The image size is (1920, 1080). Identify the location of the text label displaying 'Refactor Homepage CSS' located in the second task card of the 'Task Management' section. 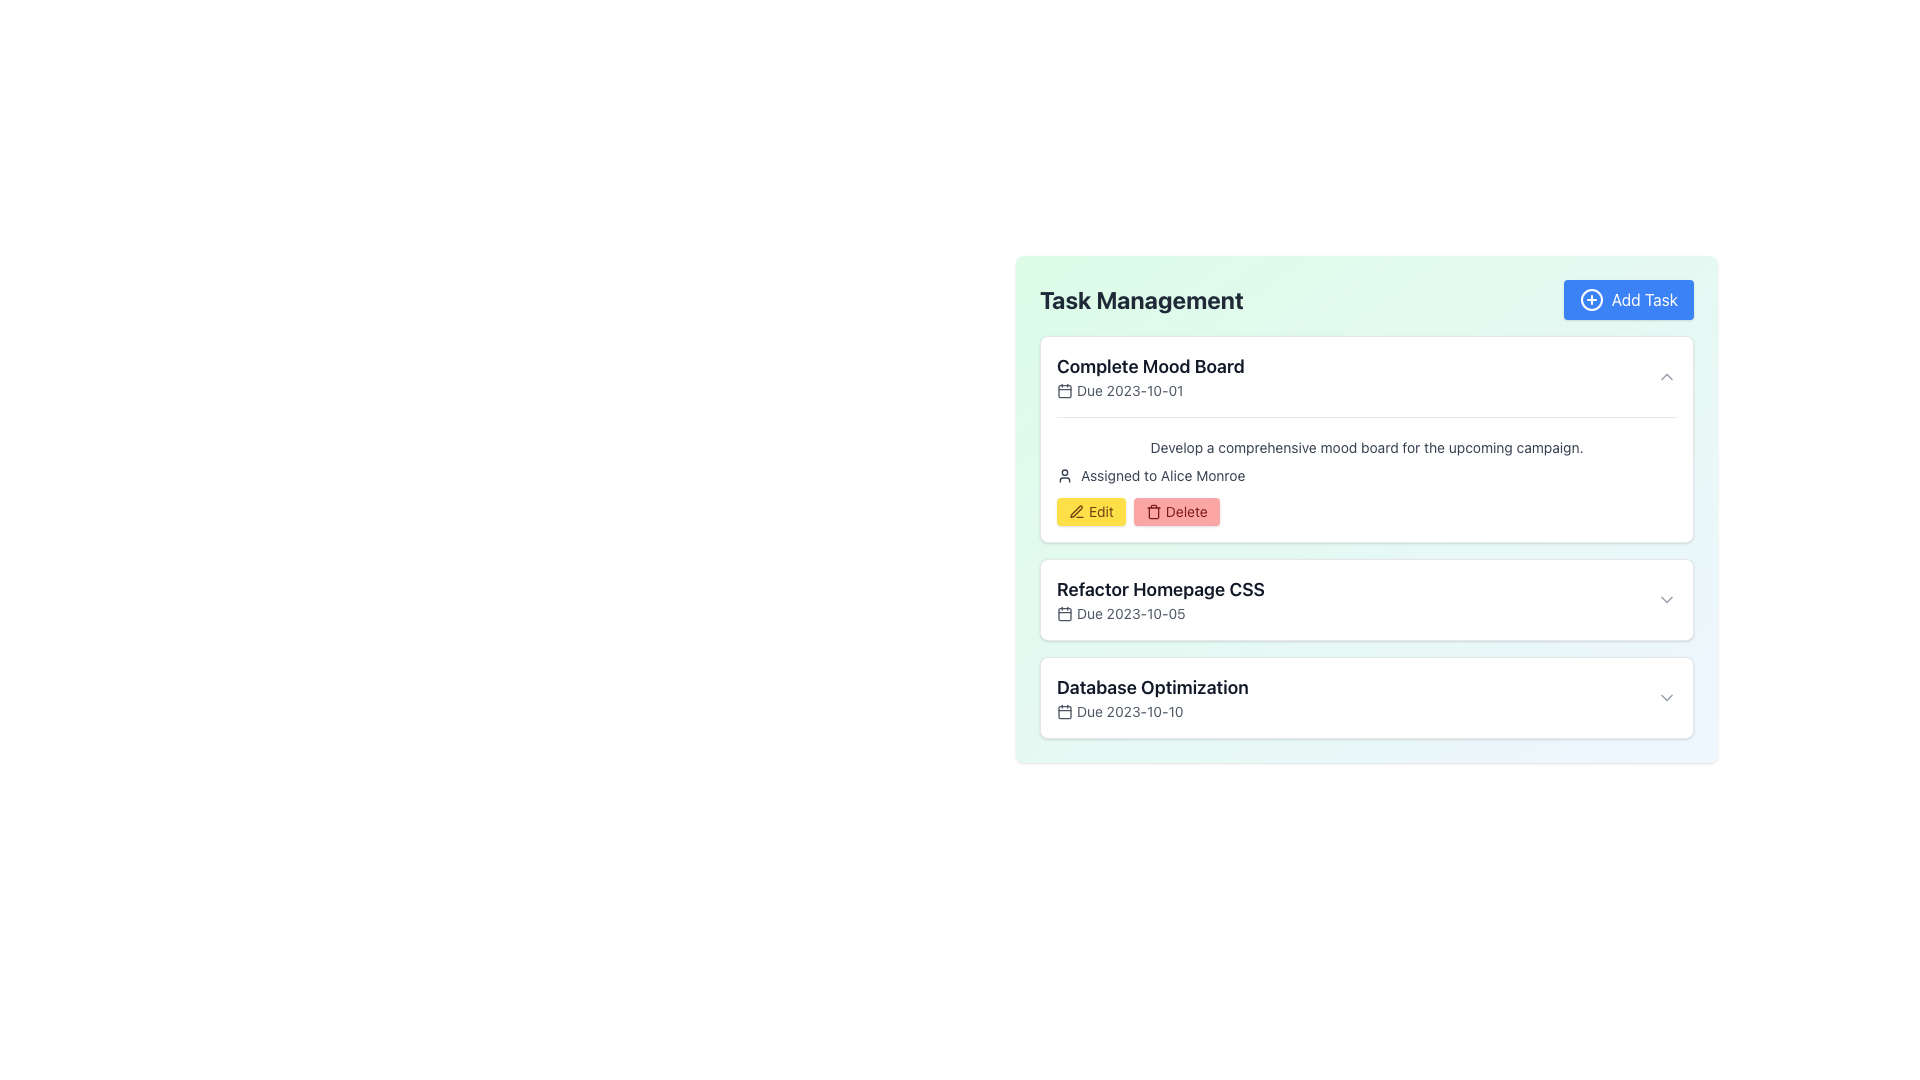
(1161, 589).